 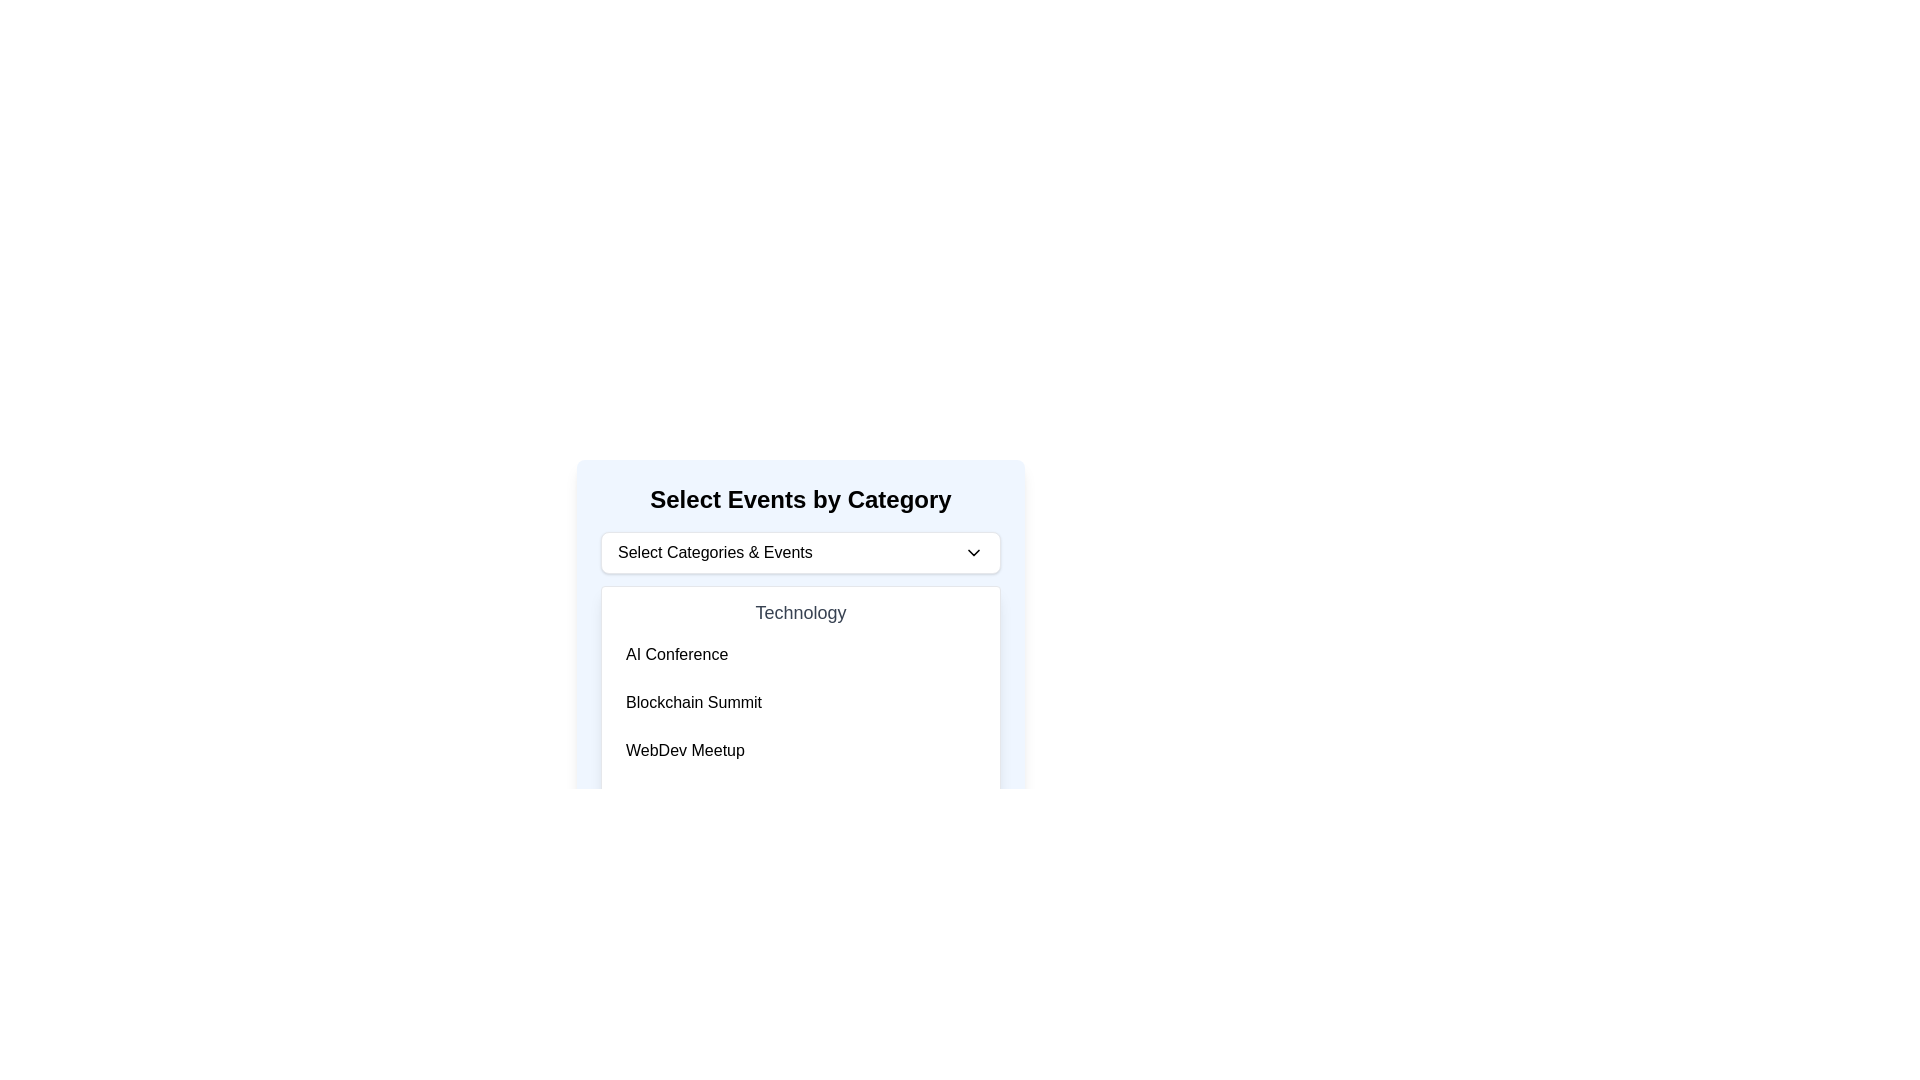 I want to click on the 'WebDev Meetup' event option in the 'Select Events by Category' interface, which is the last item in the 'Technology' list, so click(x=801, y=751).